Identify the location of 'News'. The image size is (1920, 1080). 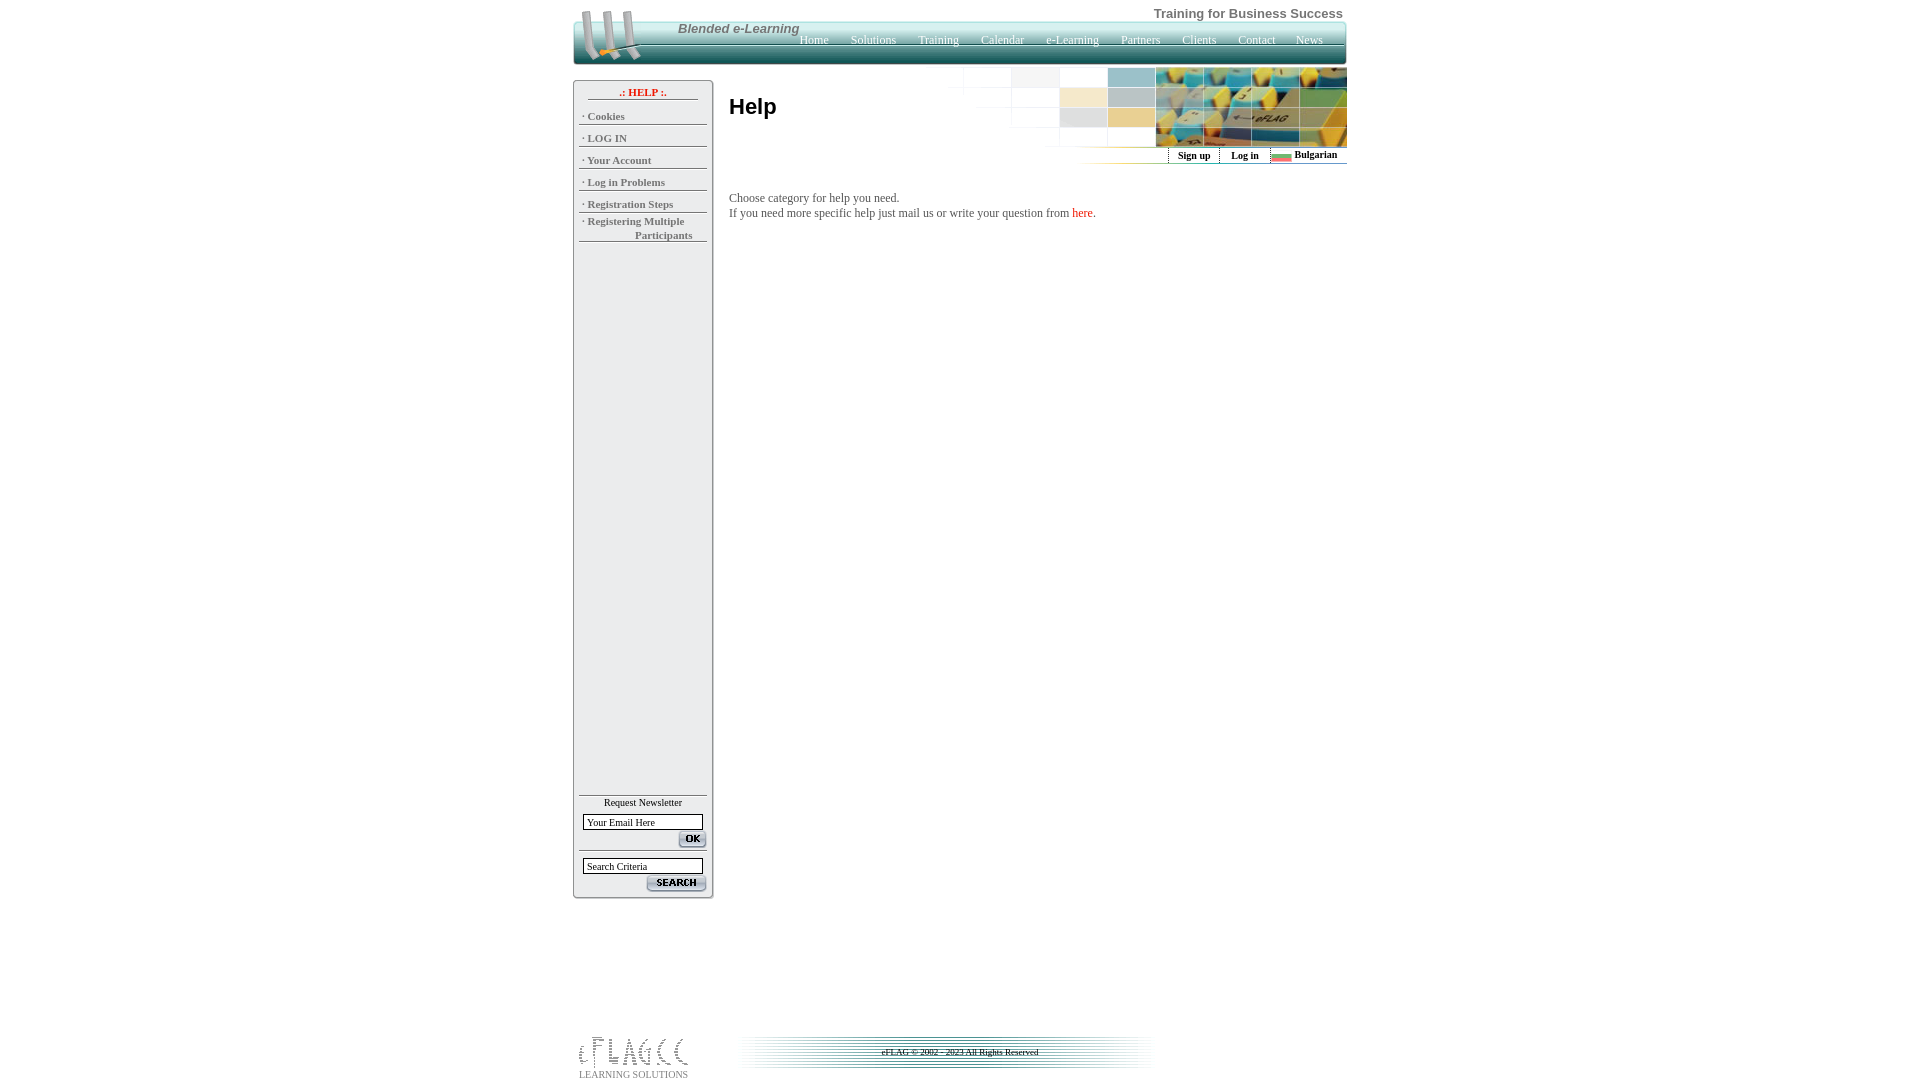
(1309, 39).